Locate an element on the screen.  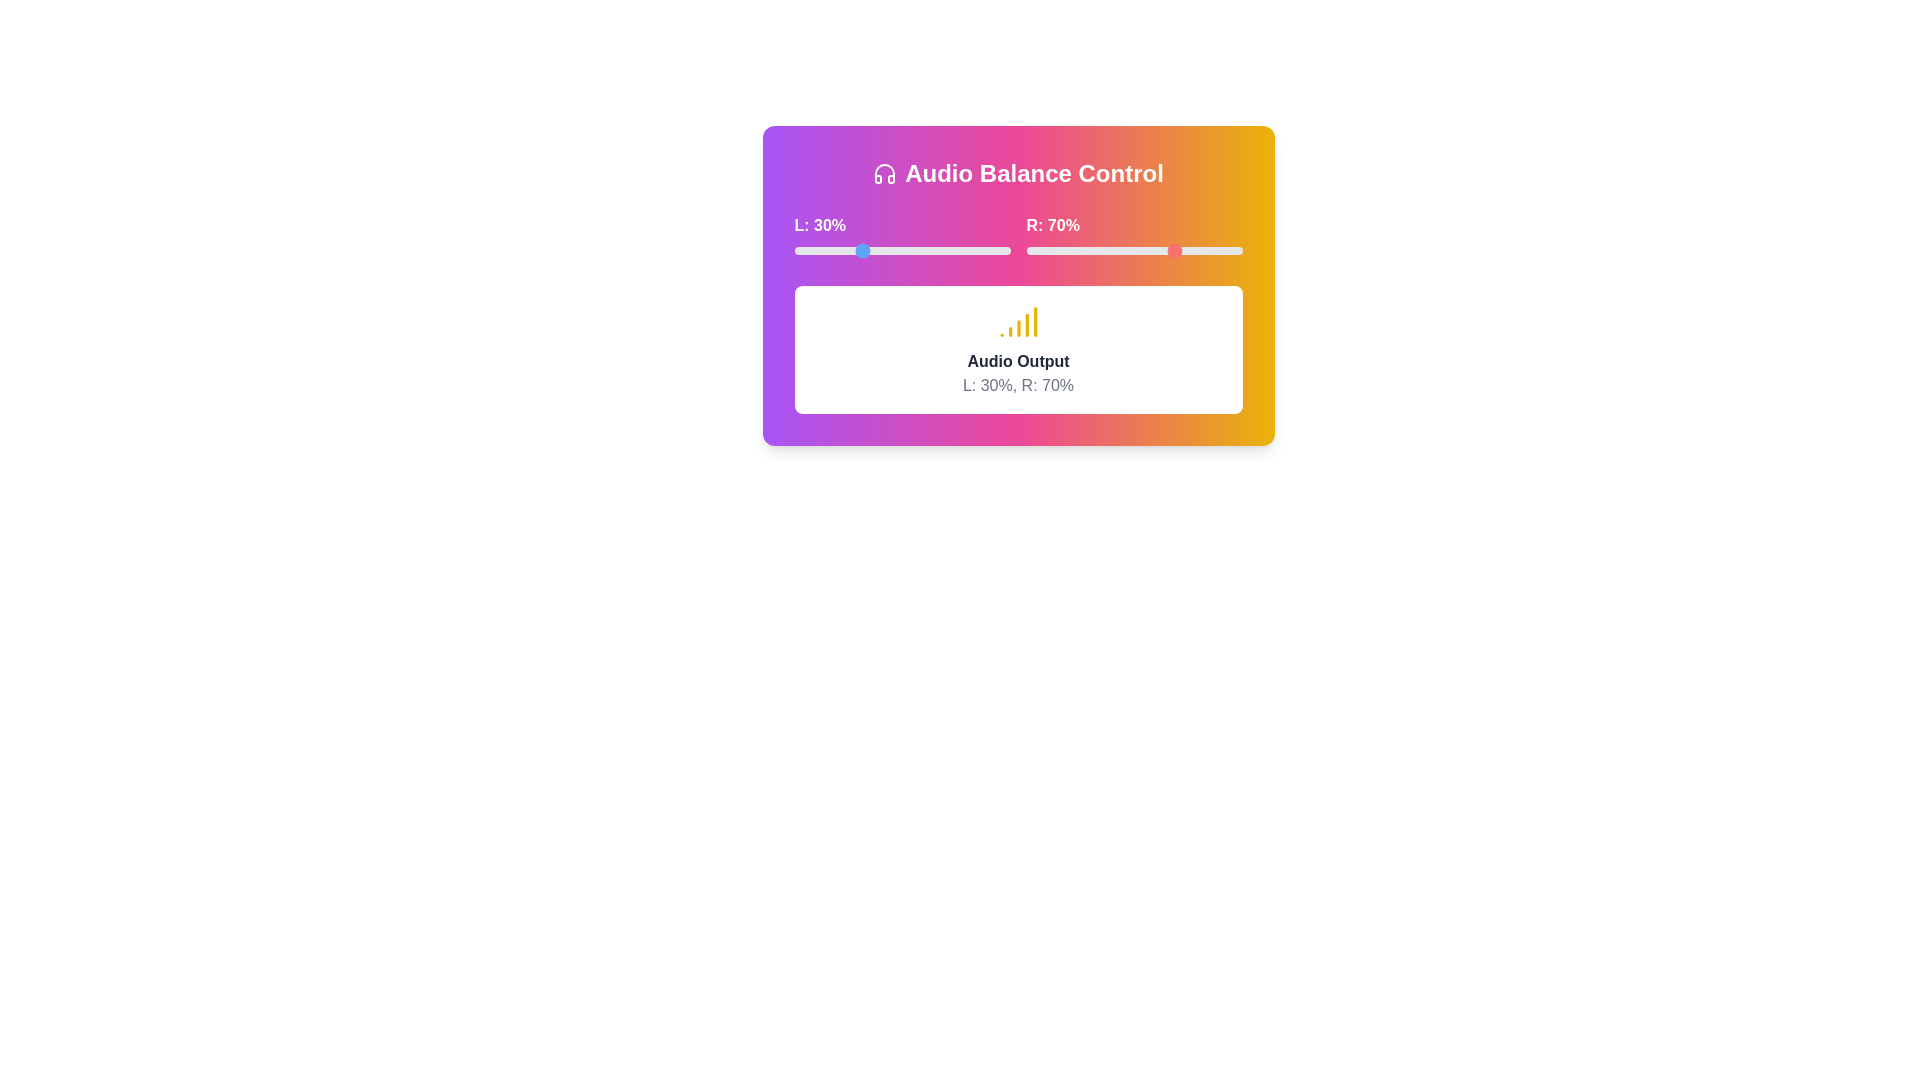
the right volume slider to 80% is located at coordinates (1199, 249).